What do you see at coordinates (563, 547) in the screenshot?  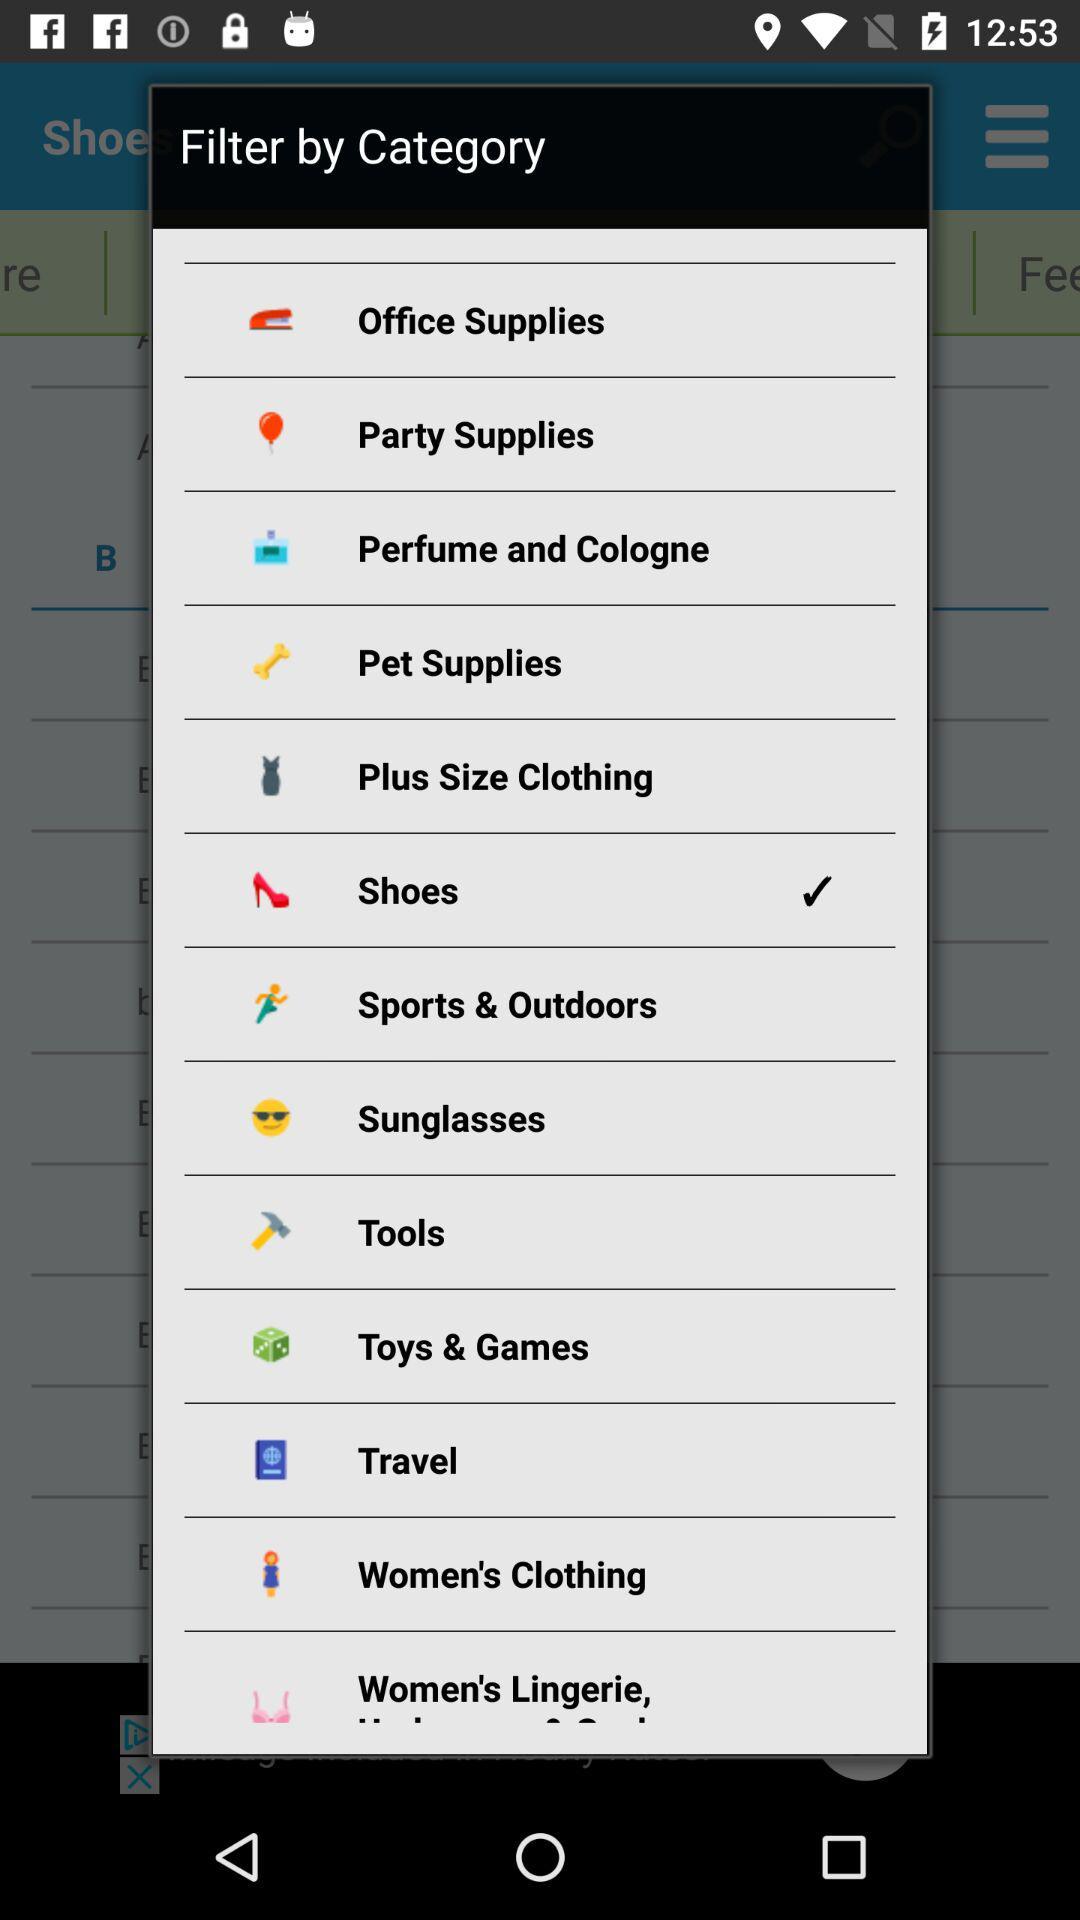 I see `the perfume and cologne icon` at bounding box center [563, 547].